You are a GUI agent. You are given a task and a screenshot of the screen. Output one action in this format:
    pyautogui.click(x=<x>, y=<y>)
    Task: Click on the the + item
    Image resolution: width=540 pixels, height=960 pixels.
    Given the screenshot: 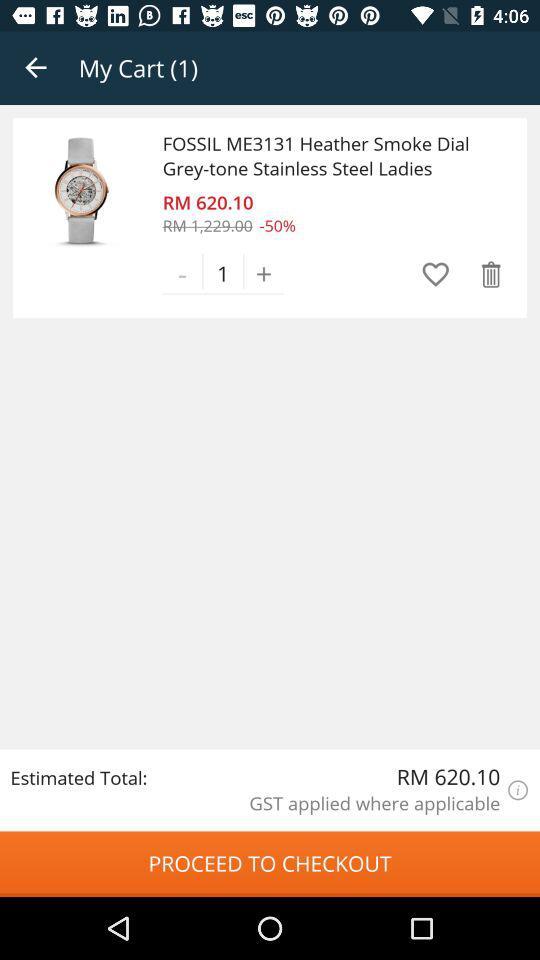 What is the action you would take?
    pyautogui.click(x=264, y=272)
    